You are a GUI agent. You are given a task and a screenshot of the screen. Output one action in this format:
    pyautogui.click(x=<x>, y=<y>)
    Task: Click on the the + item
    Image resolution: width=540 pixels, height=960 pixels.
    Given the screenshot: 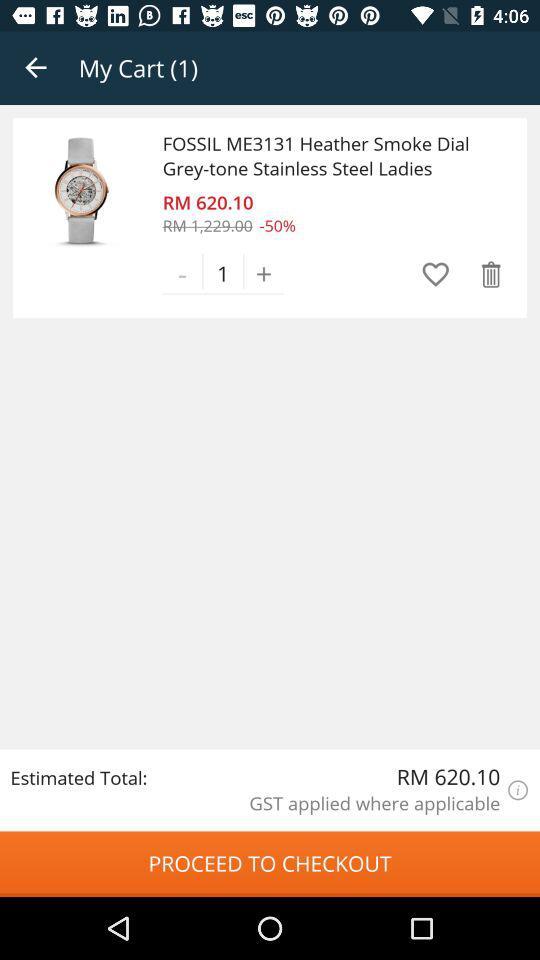 What is the action you would take?
    pyautogui.click(x=264, y=272)
    